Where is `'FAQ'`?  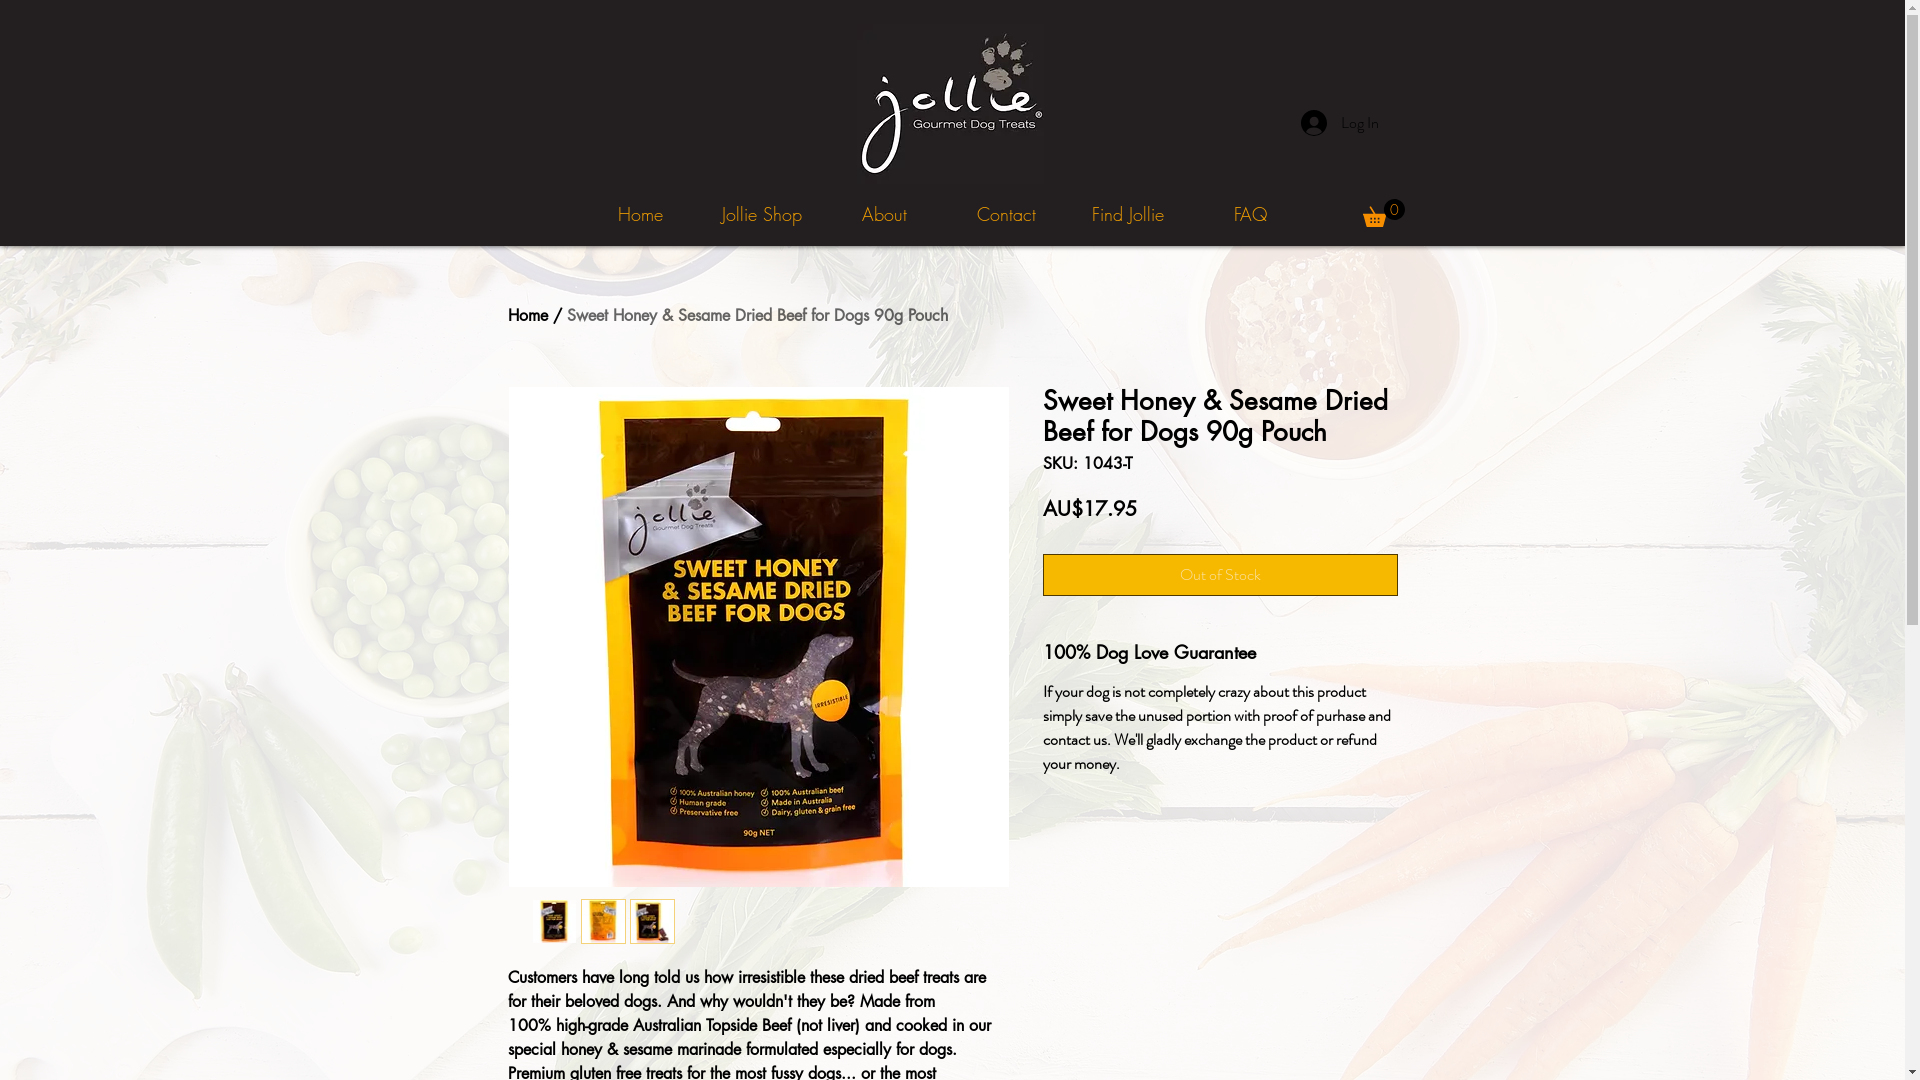
'FAQ' is located at coordinates (1248, 214).